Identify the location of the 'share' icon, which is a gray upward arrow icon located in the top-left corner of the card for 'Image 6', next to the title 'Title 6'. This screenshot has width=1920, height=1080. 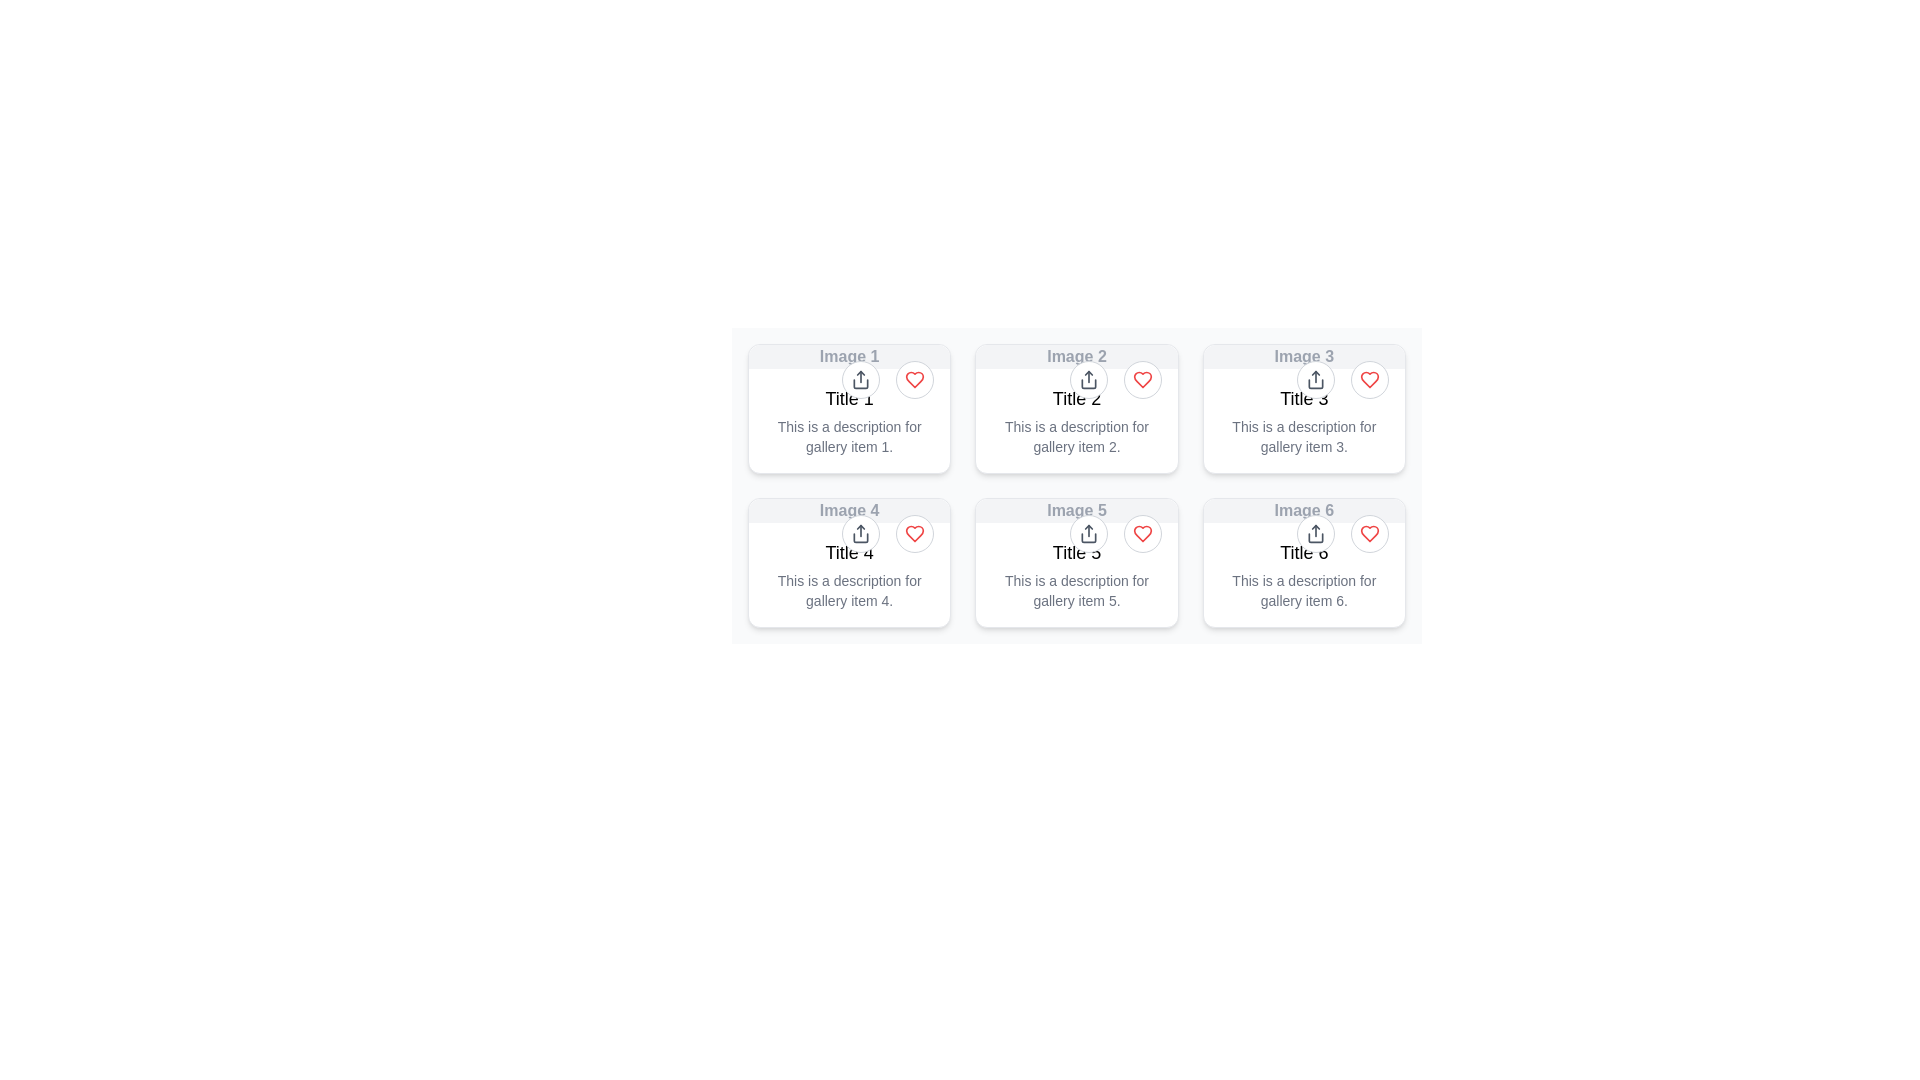
(1315, 532).